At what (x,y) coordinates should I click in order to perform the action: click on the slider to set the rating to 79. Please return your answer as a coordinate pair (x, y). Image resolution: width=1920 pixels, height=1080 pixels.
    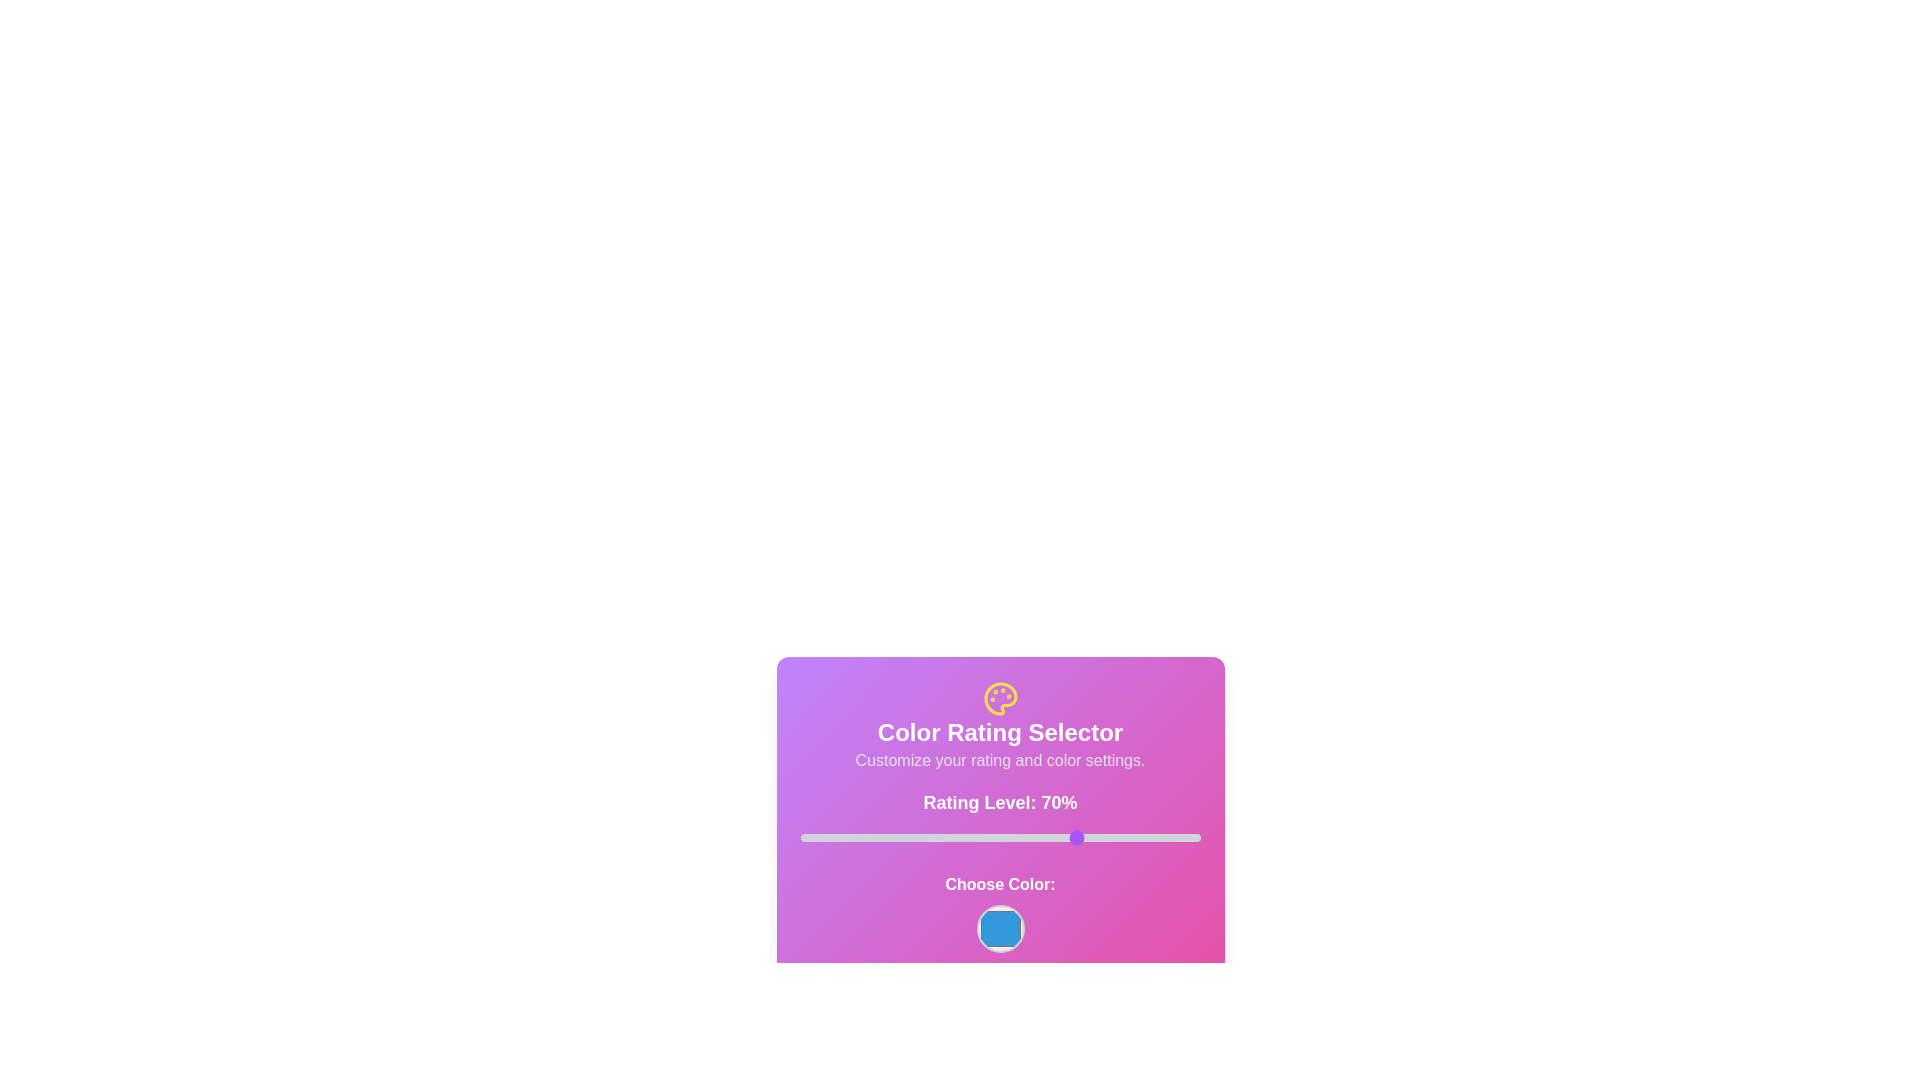
    Looking at the image, I should click on (1115, 837).